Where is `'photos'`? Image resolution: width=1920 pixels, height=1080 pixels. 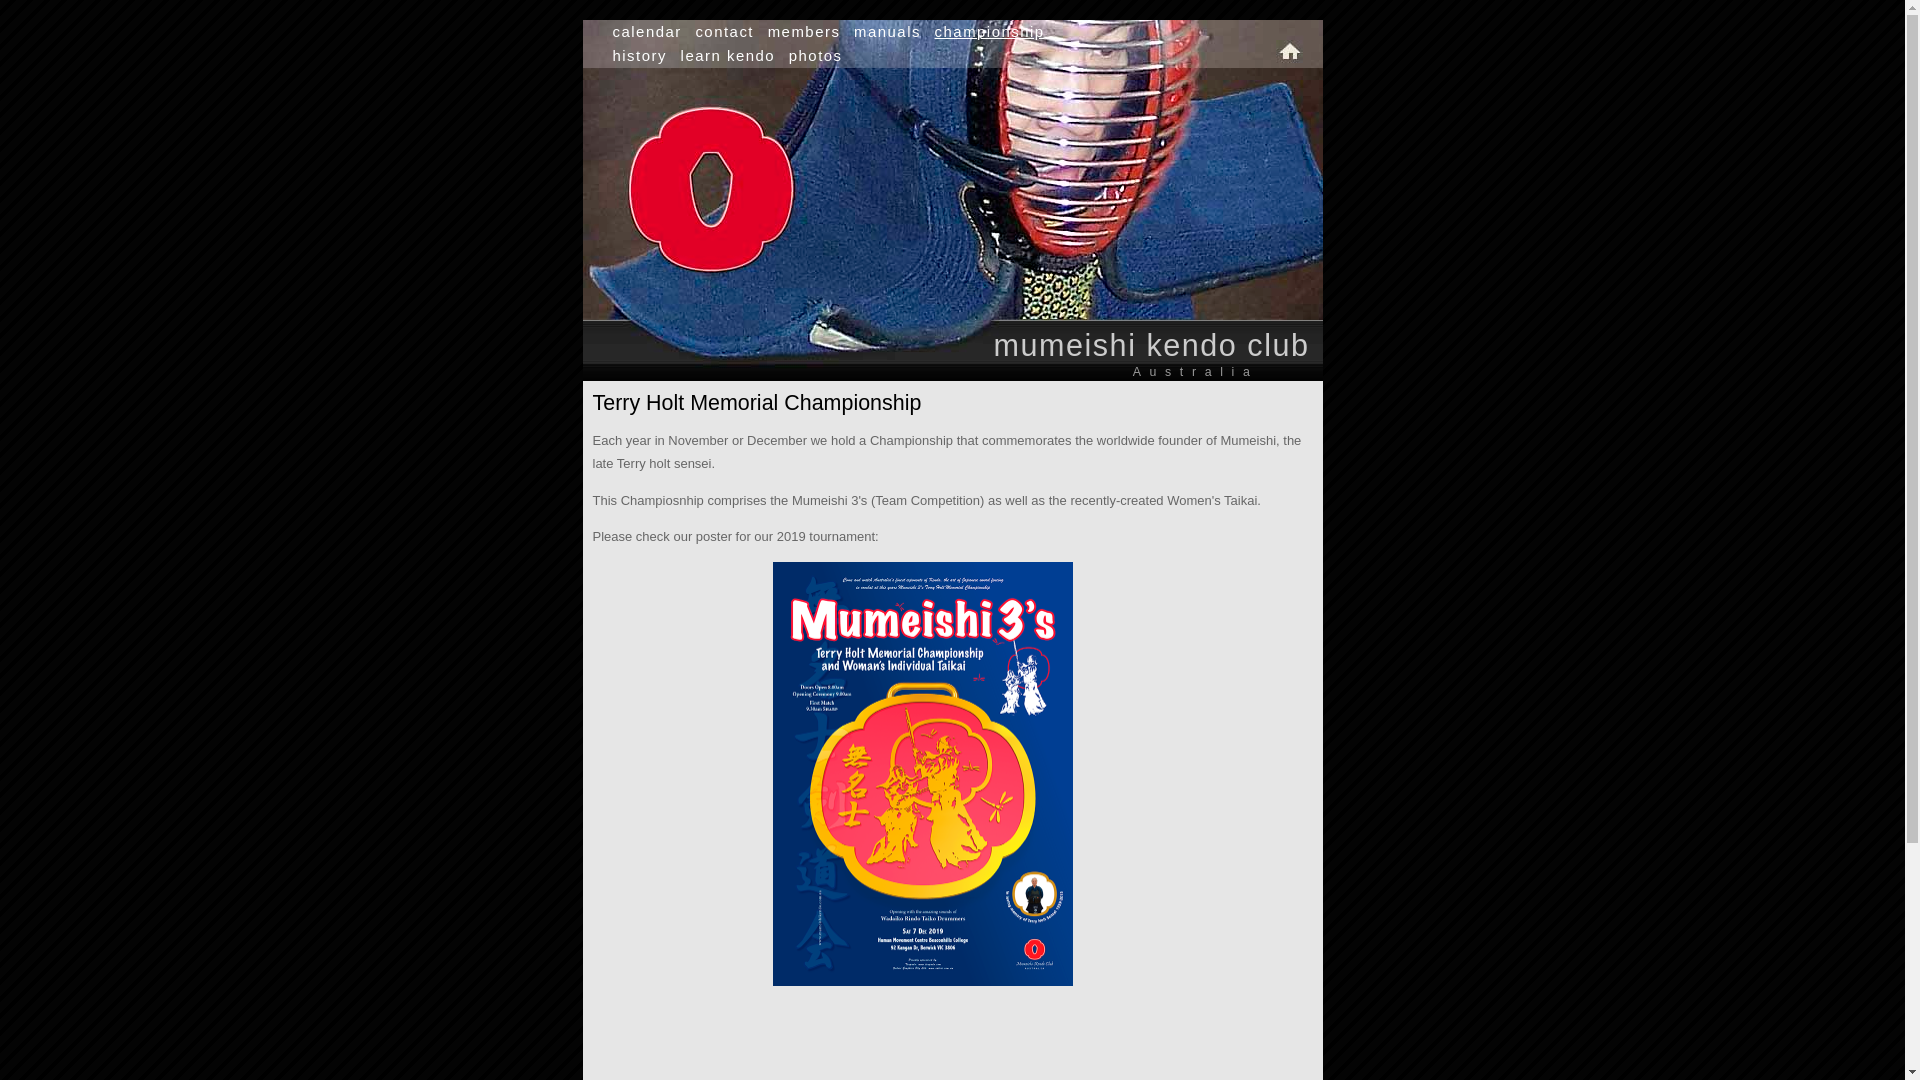
'photos' is located at coordinates (816, 54).